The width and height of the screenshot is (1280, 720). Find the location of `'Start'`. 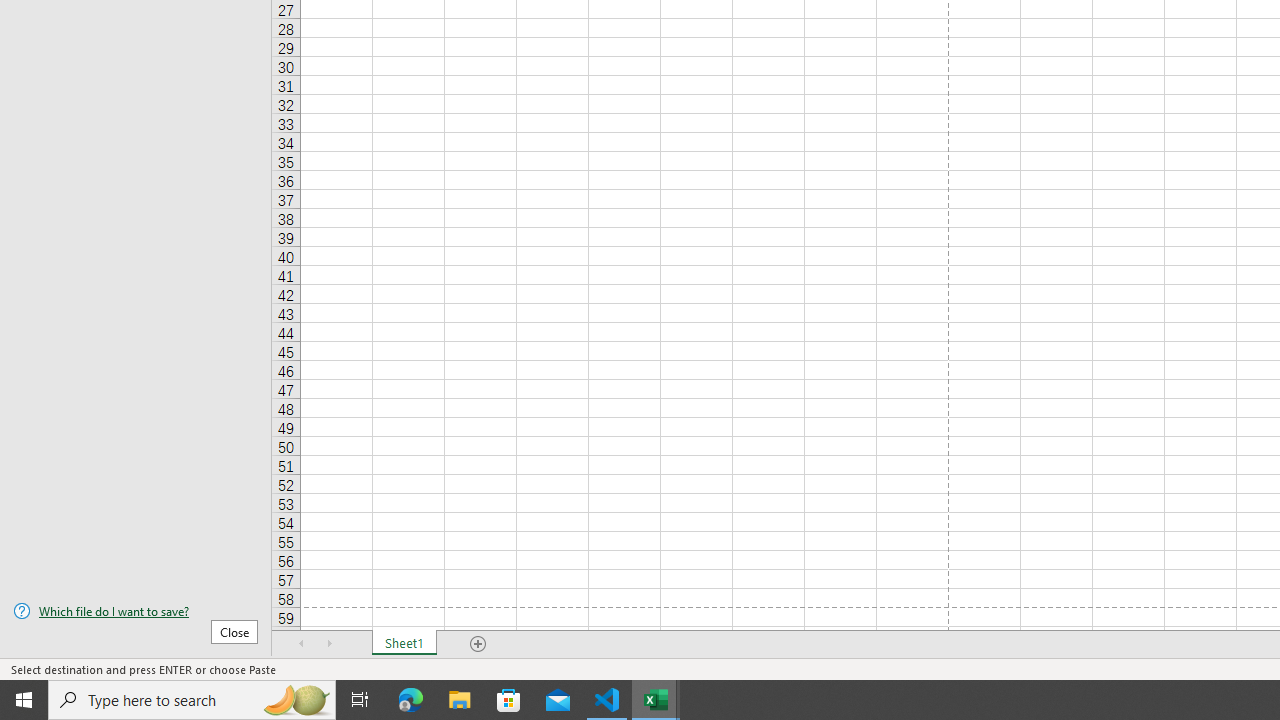

'Start' is located at coordinates (24, 698).